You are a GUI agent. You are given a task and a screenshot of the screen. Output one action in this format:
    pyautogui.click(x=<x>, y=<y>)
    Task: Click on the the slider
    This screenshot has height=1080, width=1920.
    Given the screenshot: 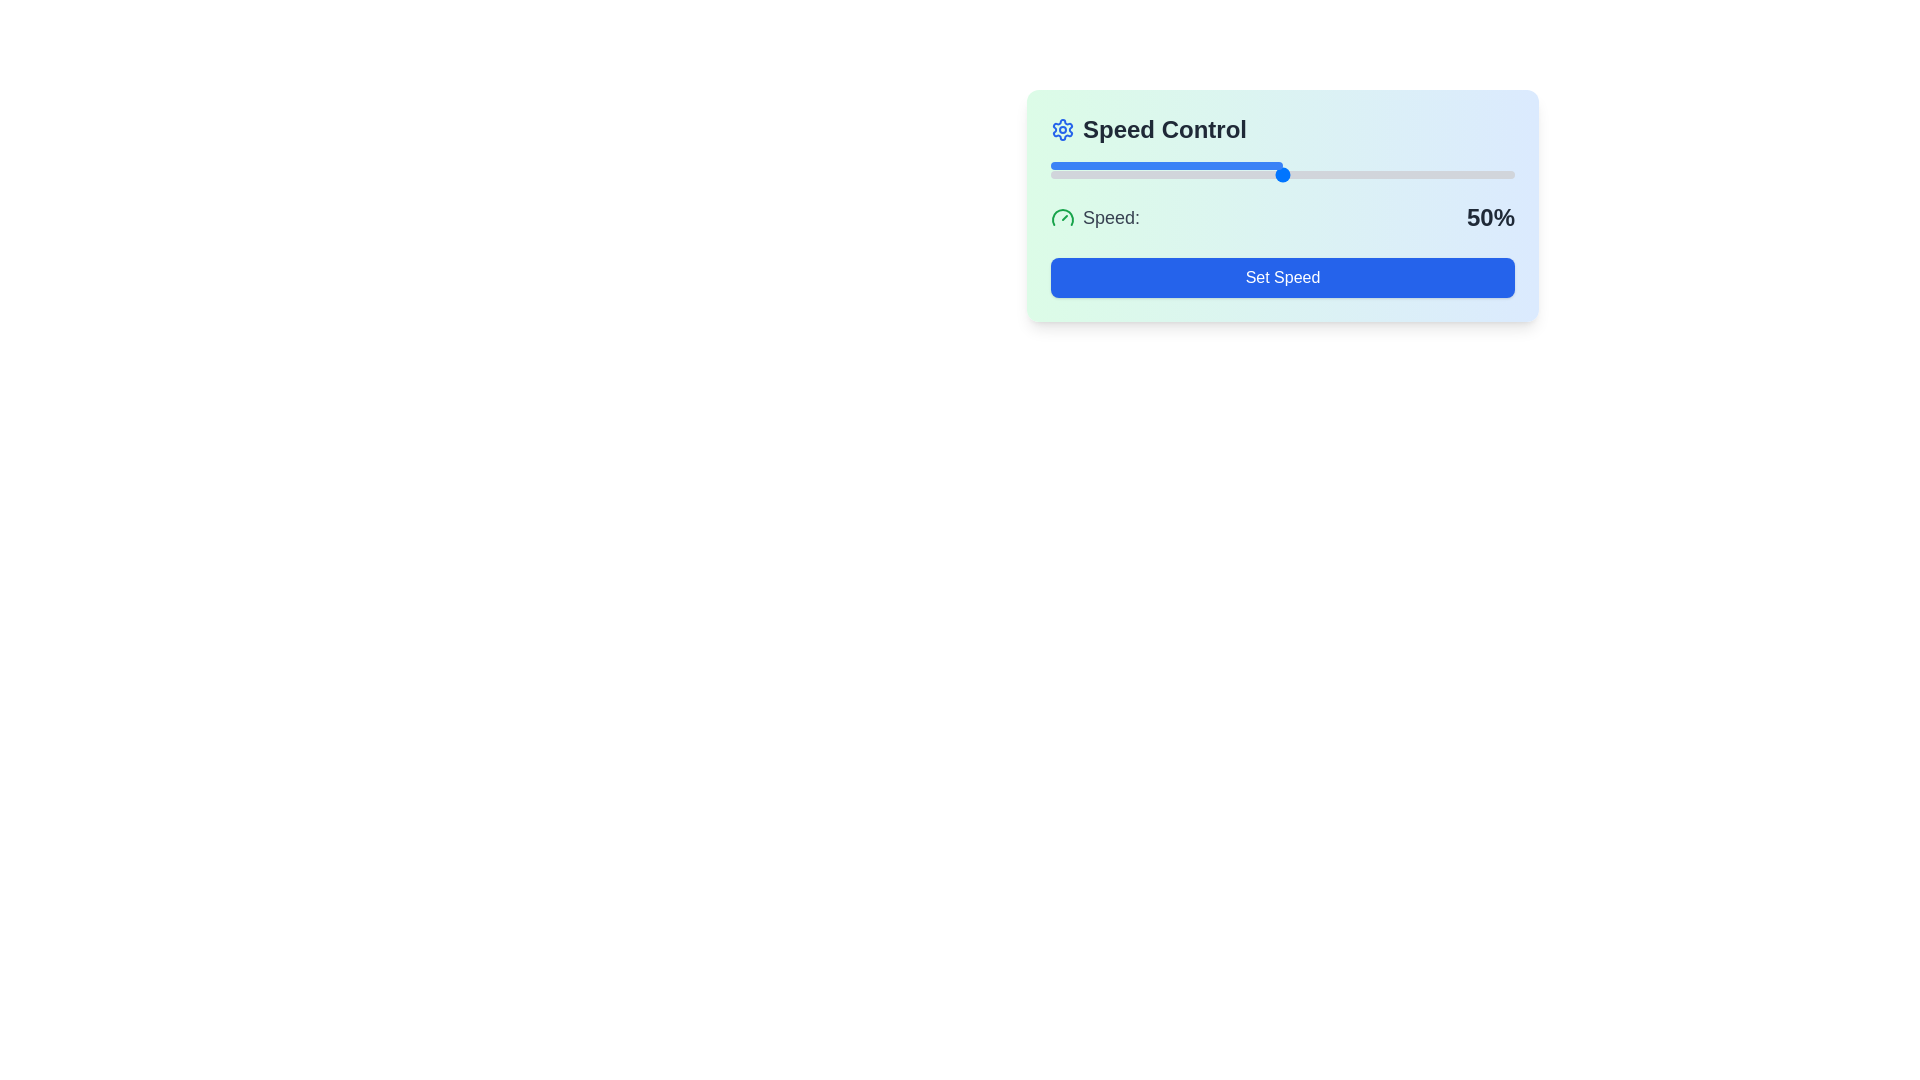 What is the action you would take?
    pyautogui.click(x=1190, y=173)
    